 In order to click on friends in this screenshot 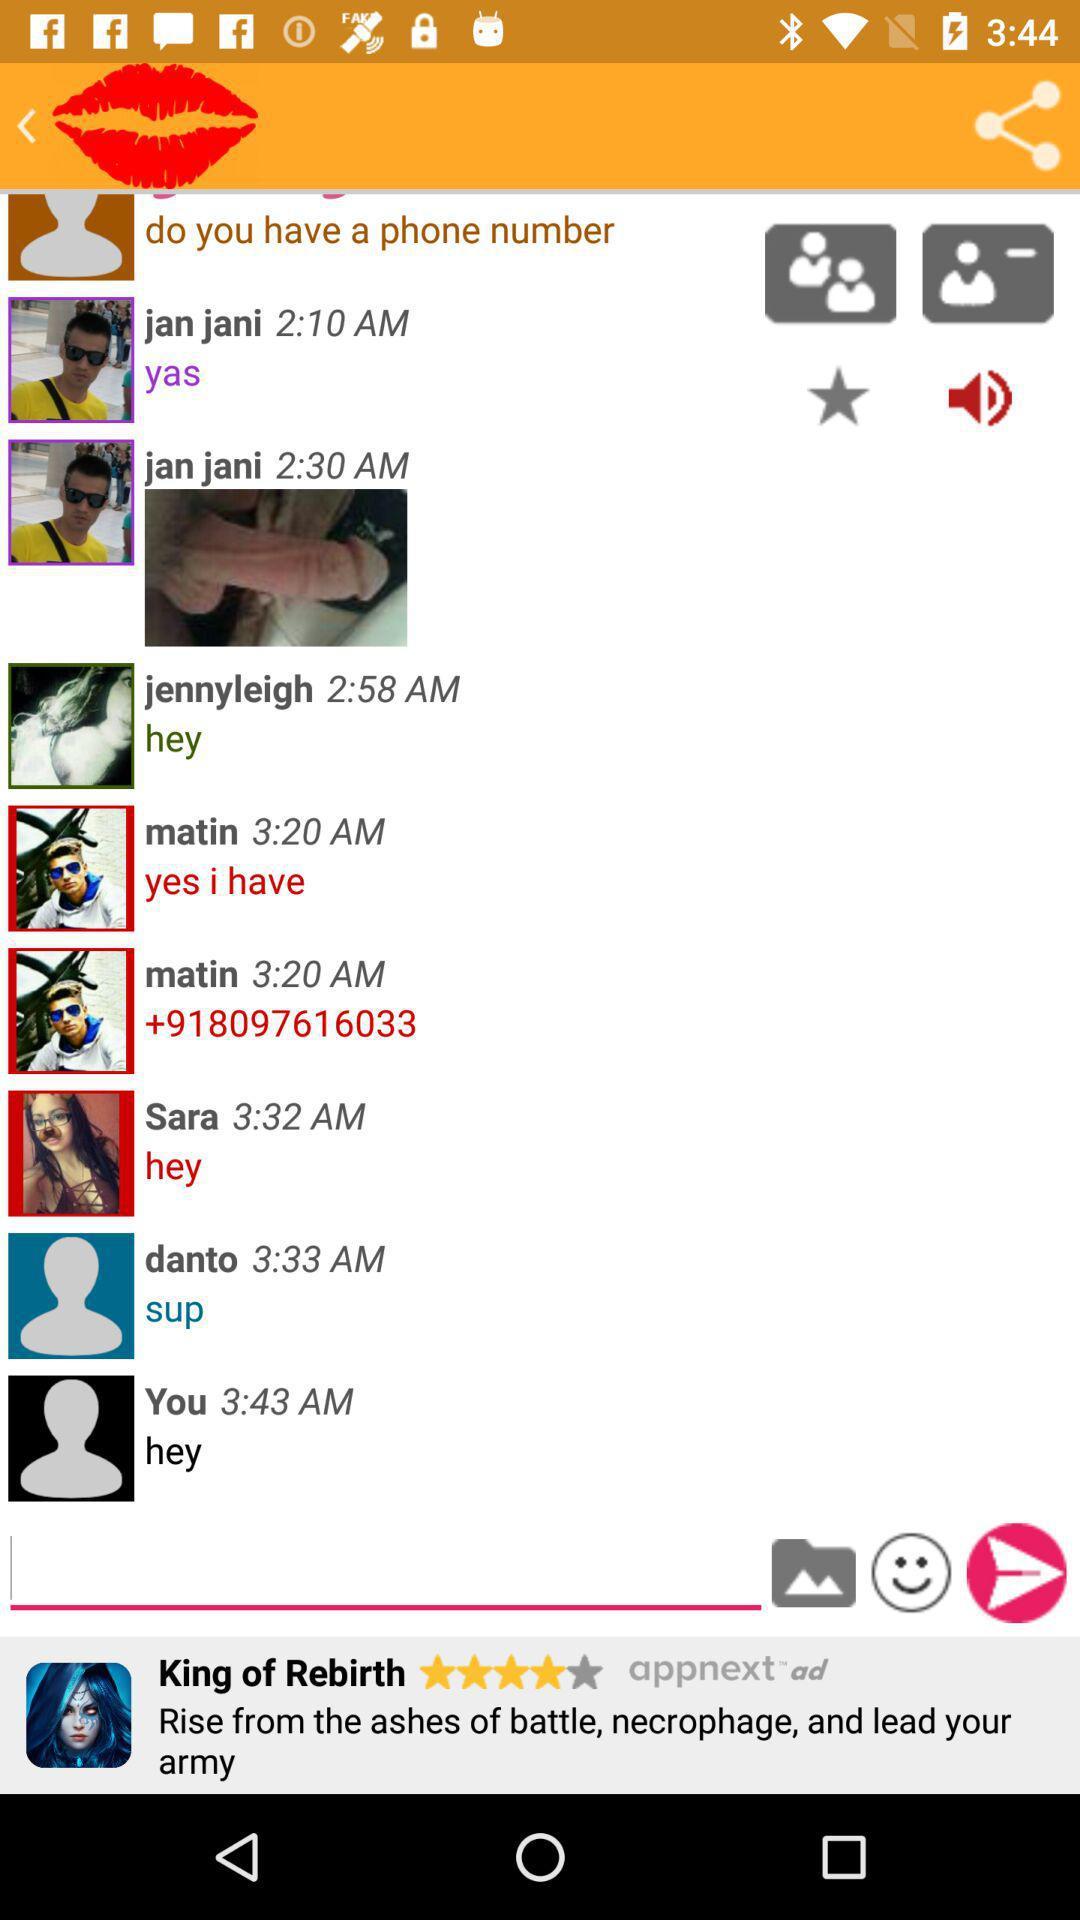, I will do `click(830, 272)`.